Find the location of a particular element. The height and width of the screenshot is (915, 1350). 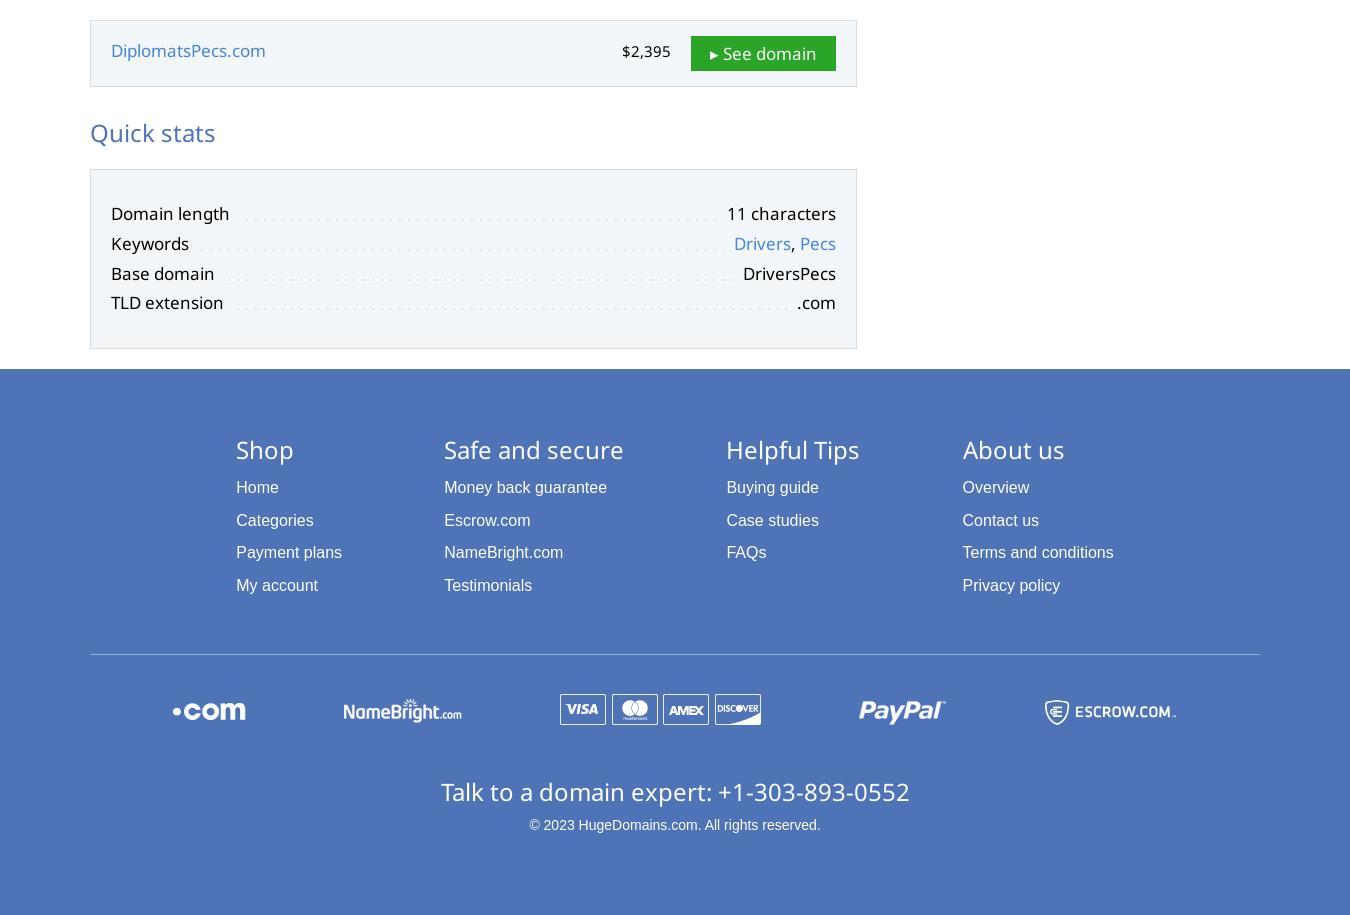

'+1-303-893-0552' is located at coordinates (715, 789).